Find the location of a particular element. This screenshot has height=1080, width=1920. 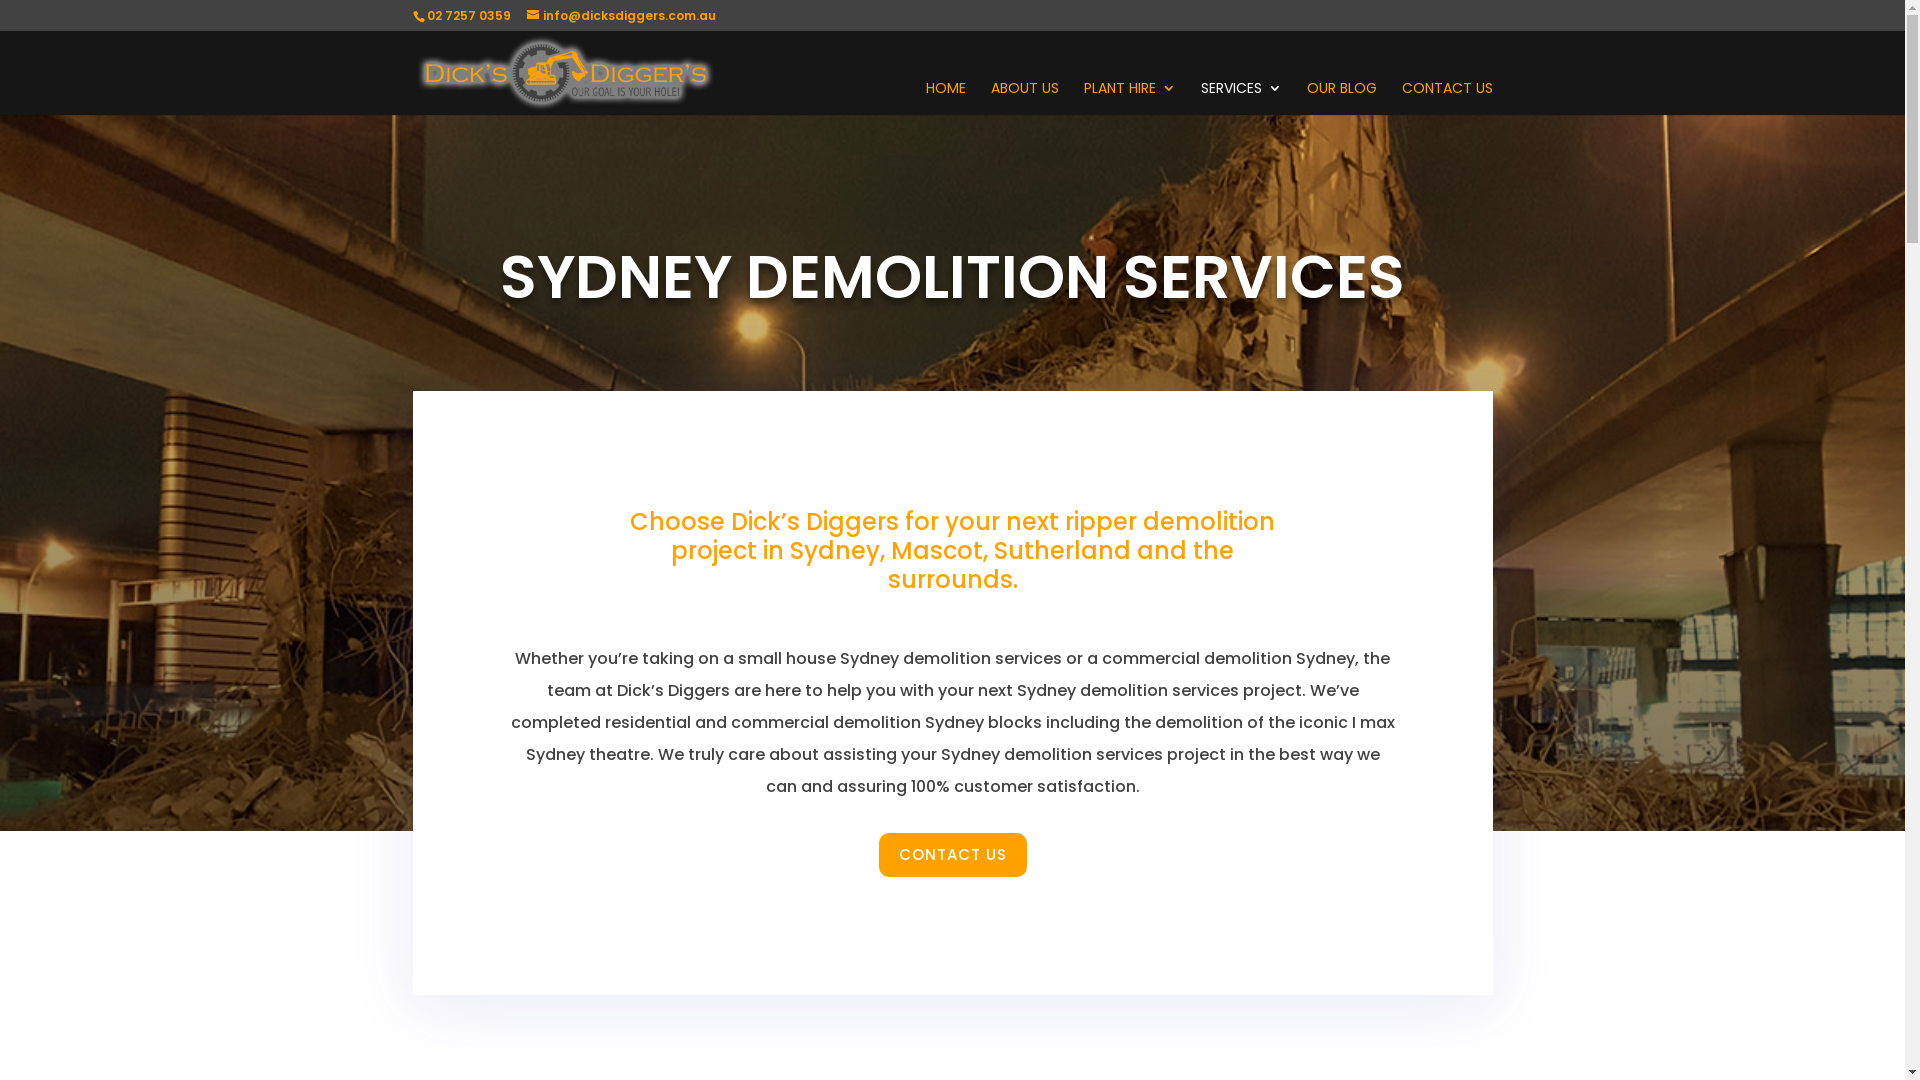

'PLANT HIRE' is located at coordinates (1129, 97).